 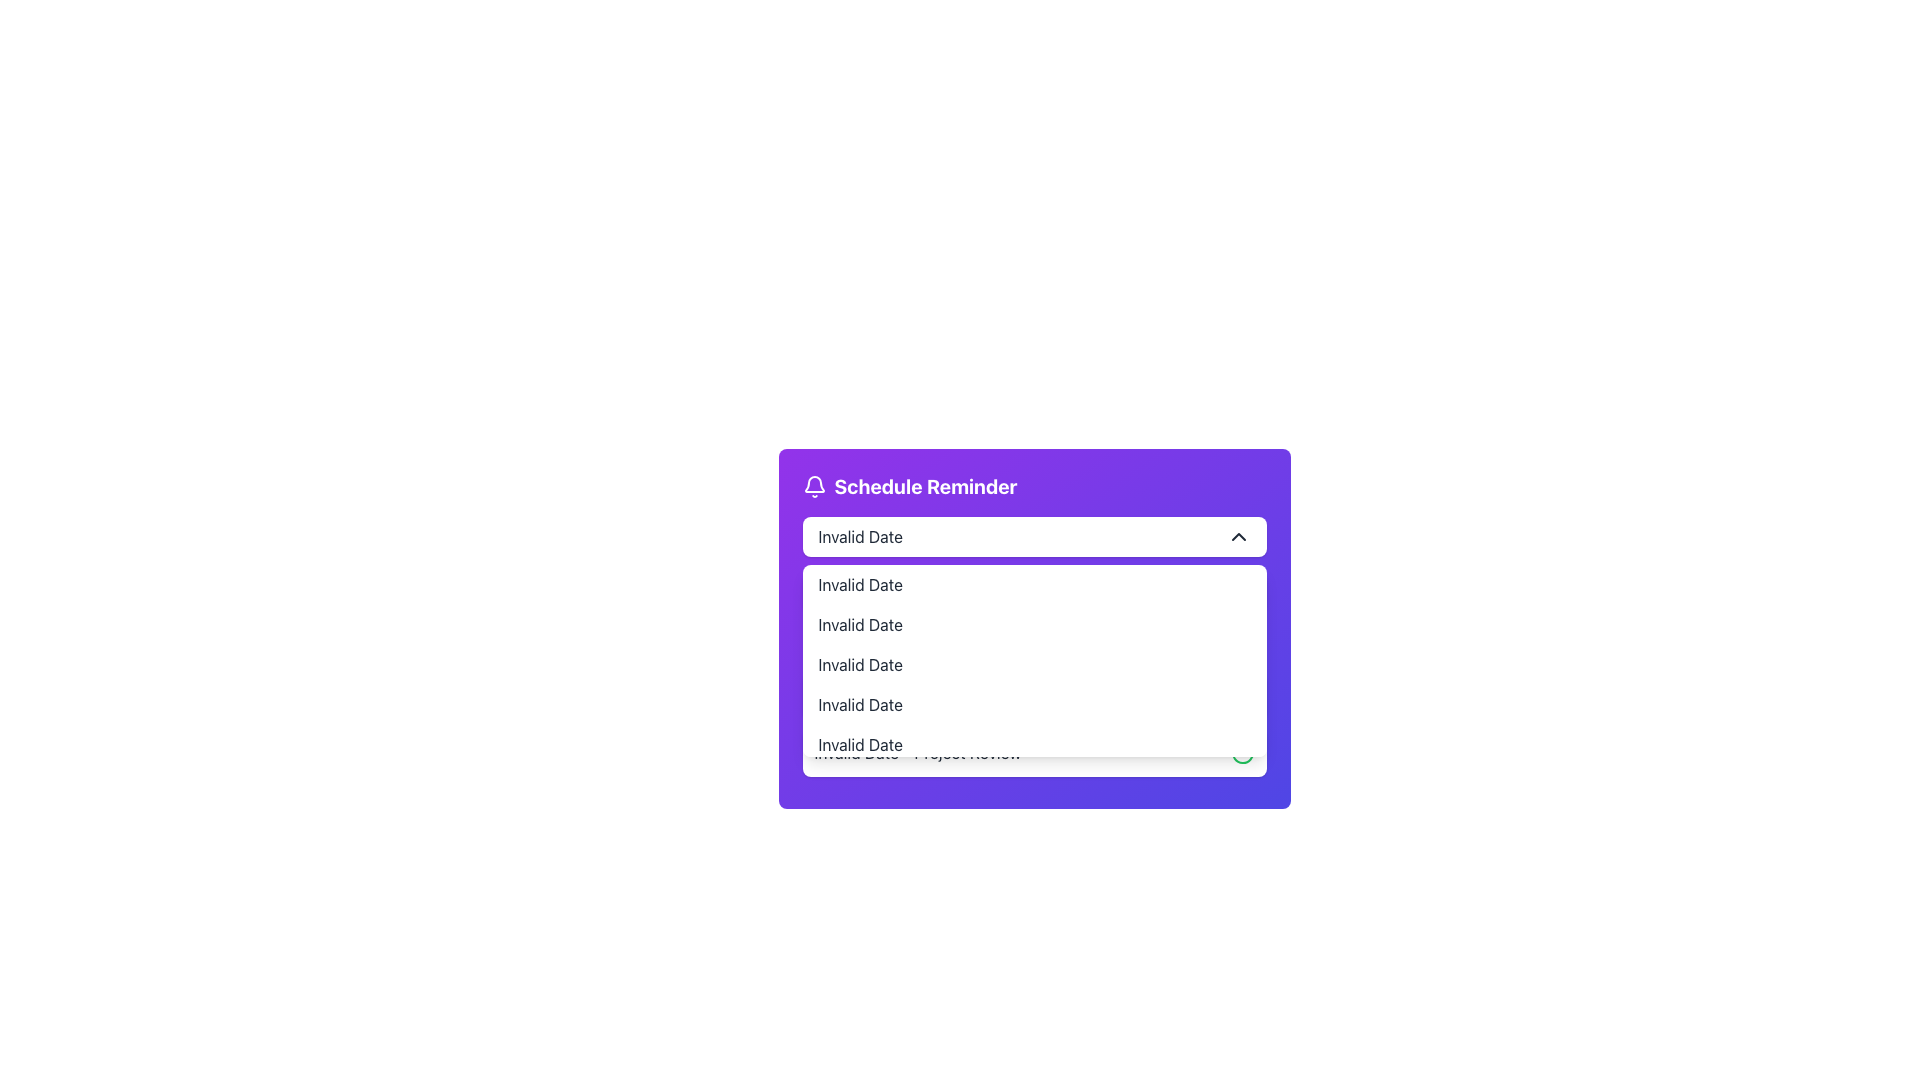 What do you see at coordinates (1034, 592) in the screenshot?
I see `the dropdown list item labeled 'Invalid Date' which is the second item in the 'Schedule Reminder' section` at bounding box center [1034, 592].